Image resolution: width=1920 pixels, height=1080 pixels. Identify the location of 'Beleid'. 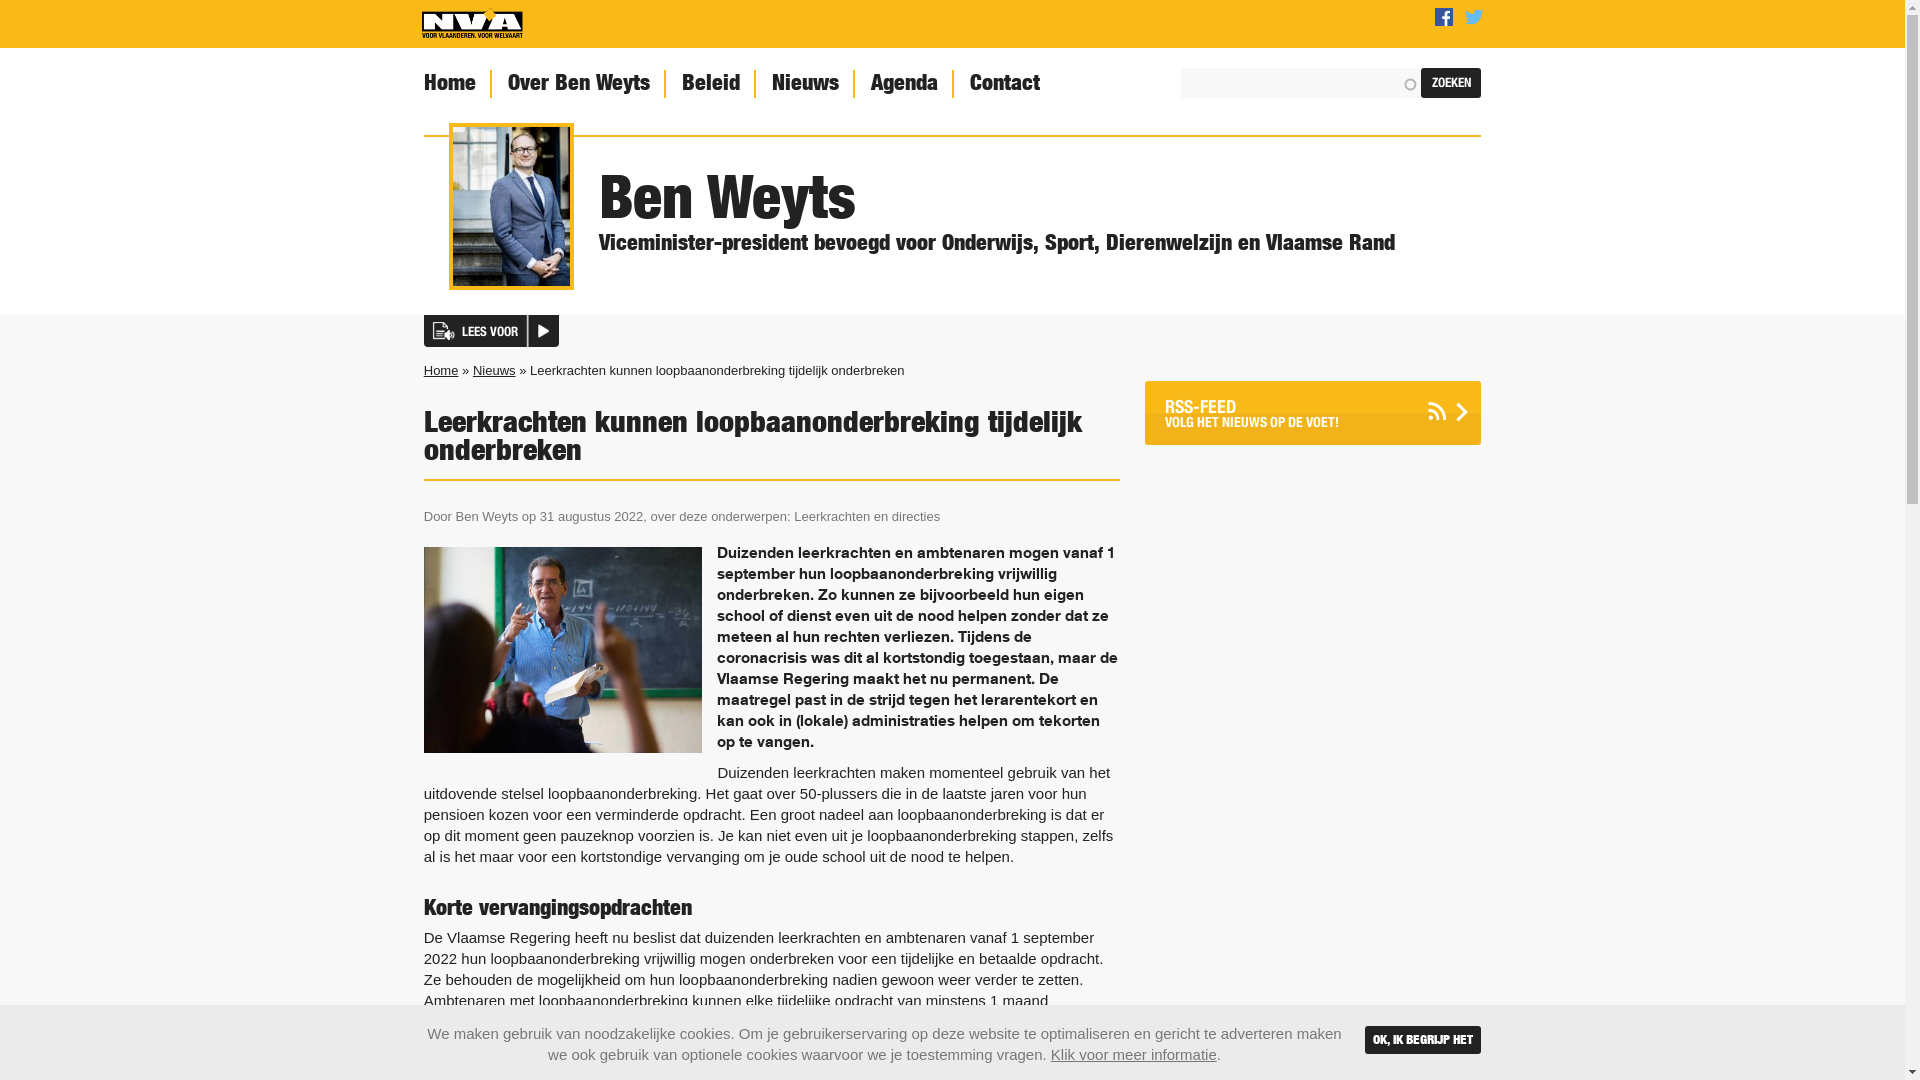
(663, 83).